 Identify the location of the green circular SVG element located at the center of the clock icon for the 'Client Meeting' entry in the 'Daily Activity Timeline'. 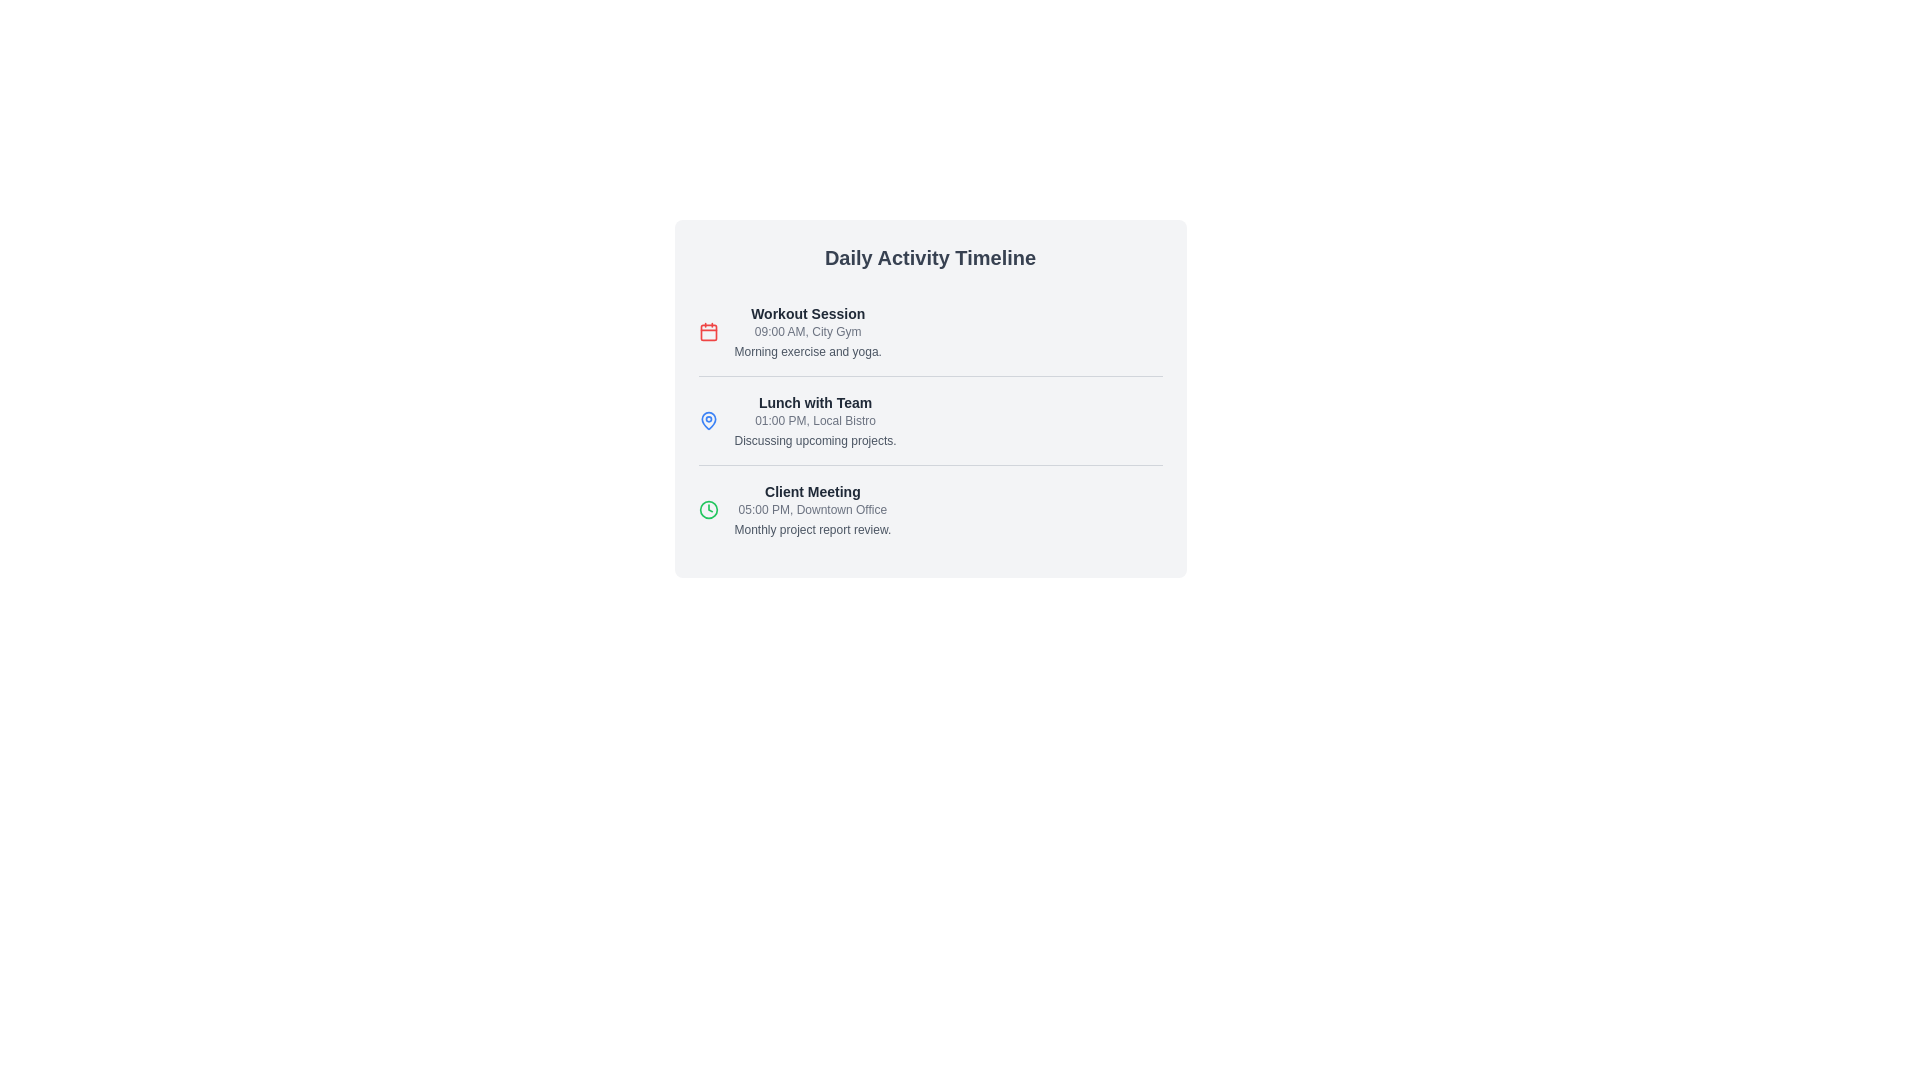
(708, 508).